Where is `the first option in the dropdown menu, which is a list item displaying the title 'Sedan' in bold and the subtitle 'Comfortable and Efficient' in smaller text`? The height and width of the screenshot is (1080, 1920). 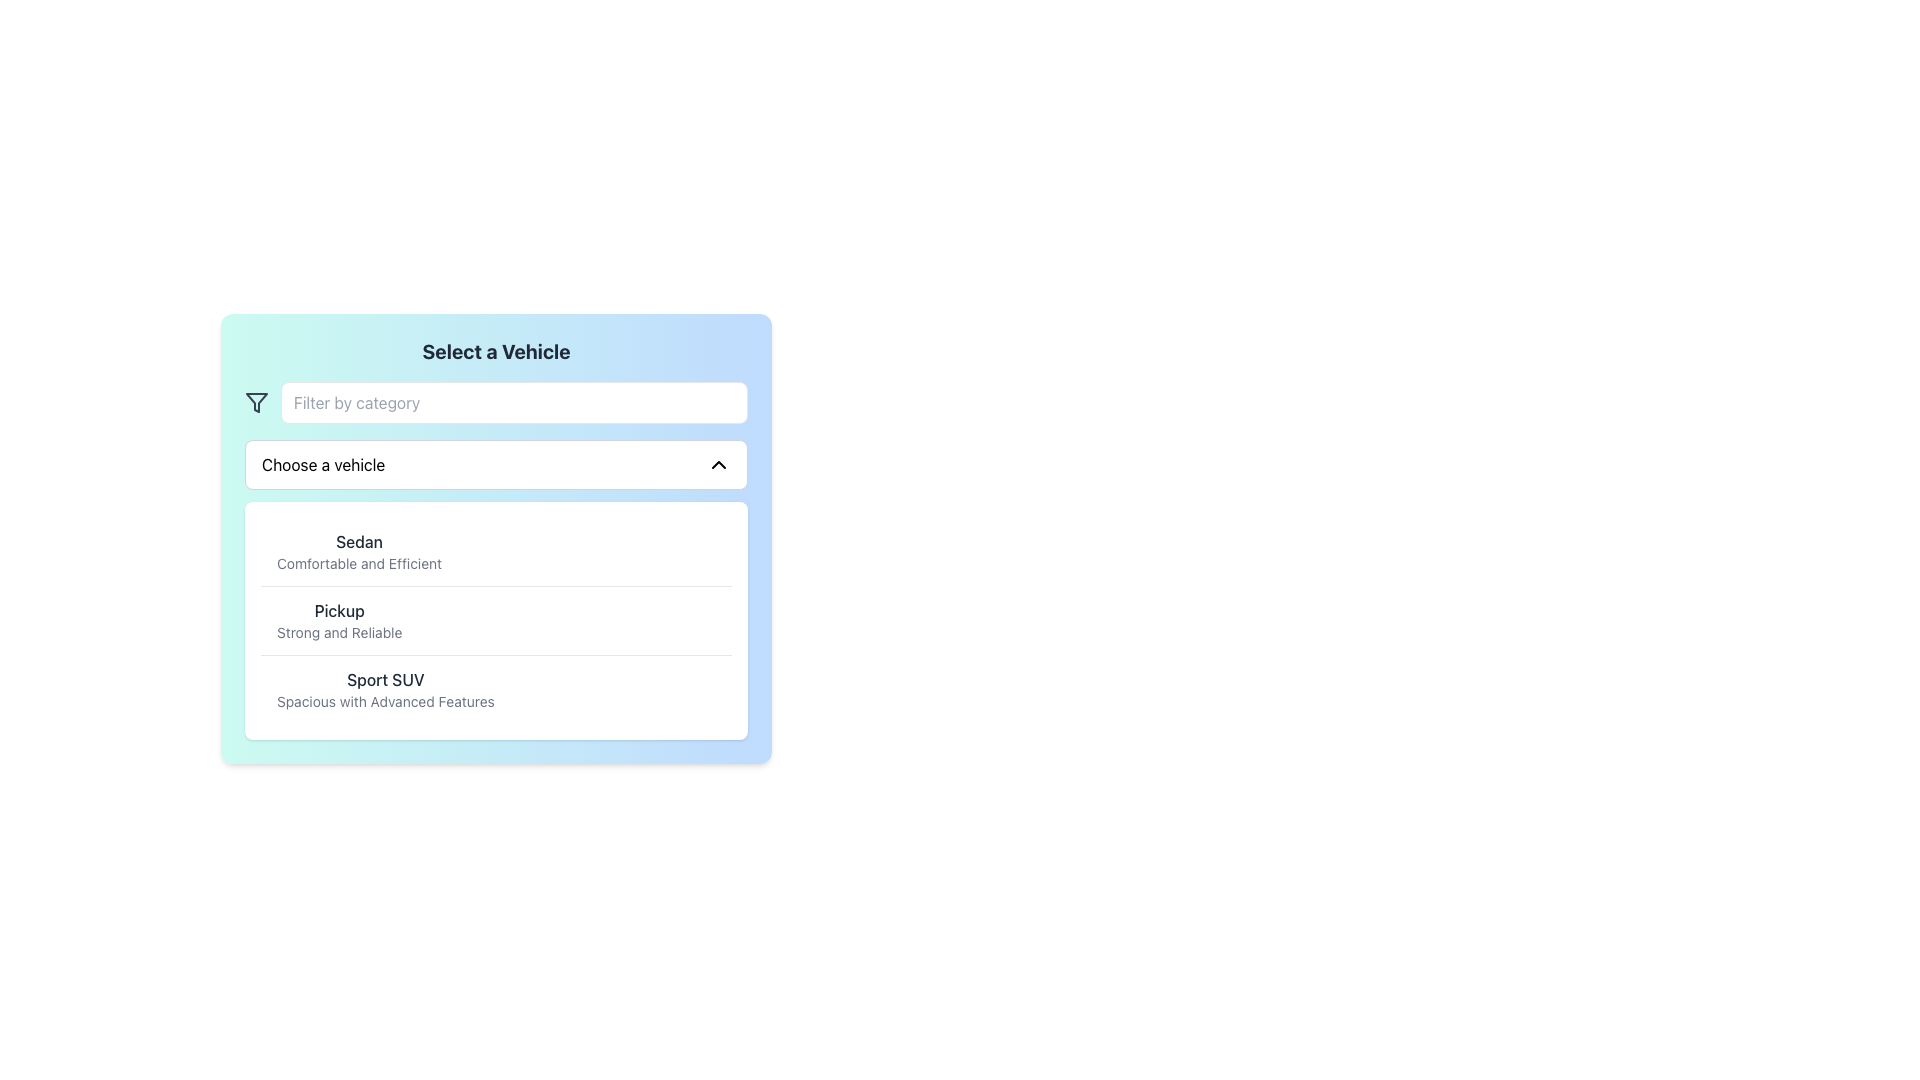 the first option in the dropdown menu, which is a list item displaying the title 'Sedan' in bold and the subtitle 'Comfortable and Efficient' in smaller text is located at coordinates (359, 551).